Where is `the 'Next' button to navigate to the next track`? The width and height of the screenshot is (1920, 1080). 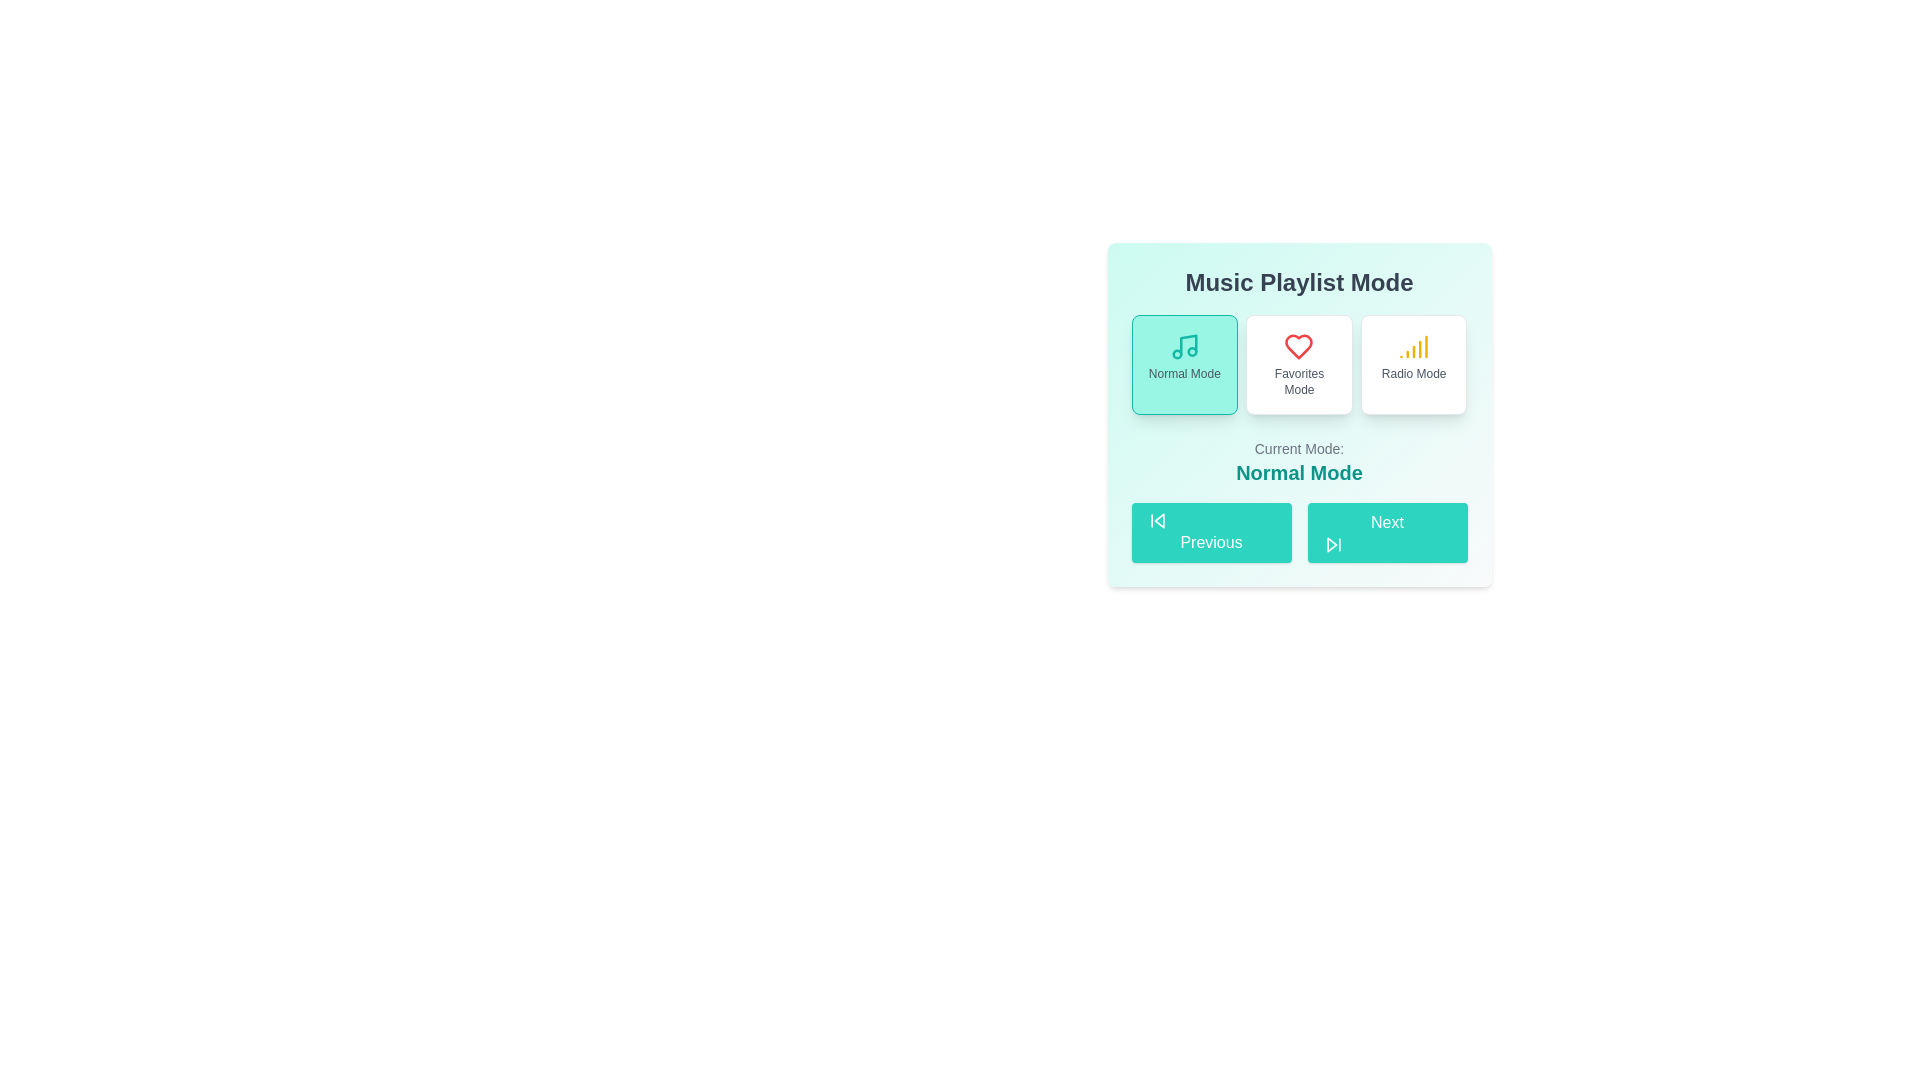 the 'Next' button to navigate to the next track is located at coordinates (1386, 531).